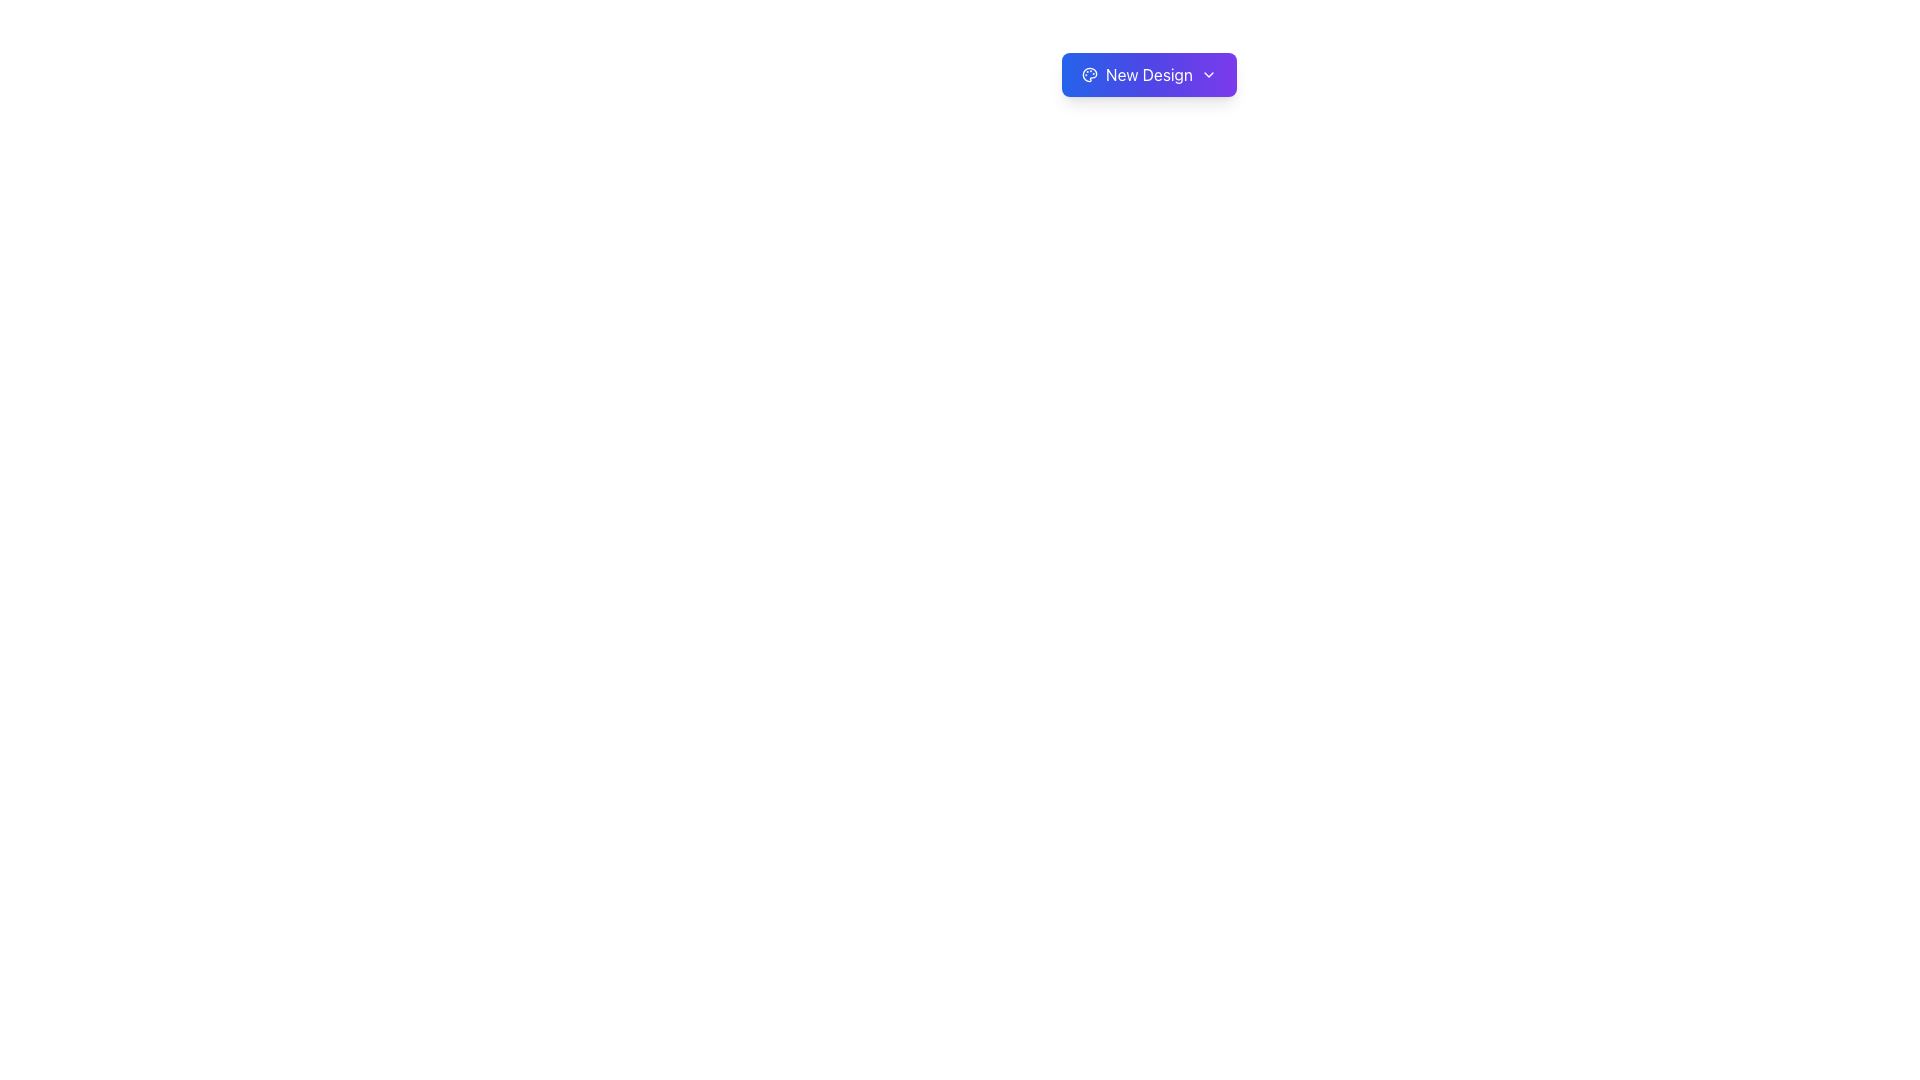 Image resolution: width=1920 pixels, height=1080 pixels. I want to click on the text label within the button component that indicates the action for creating or managing a 'New Design', so click(1149, 73).